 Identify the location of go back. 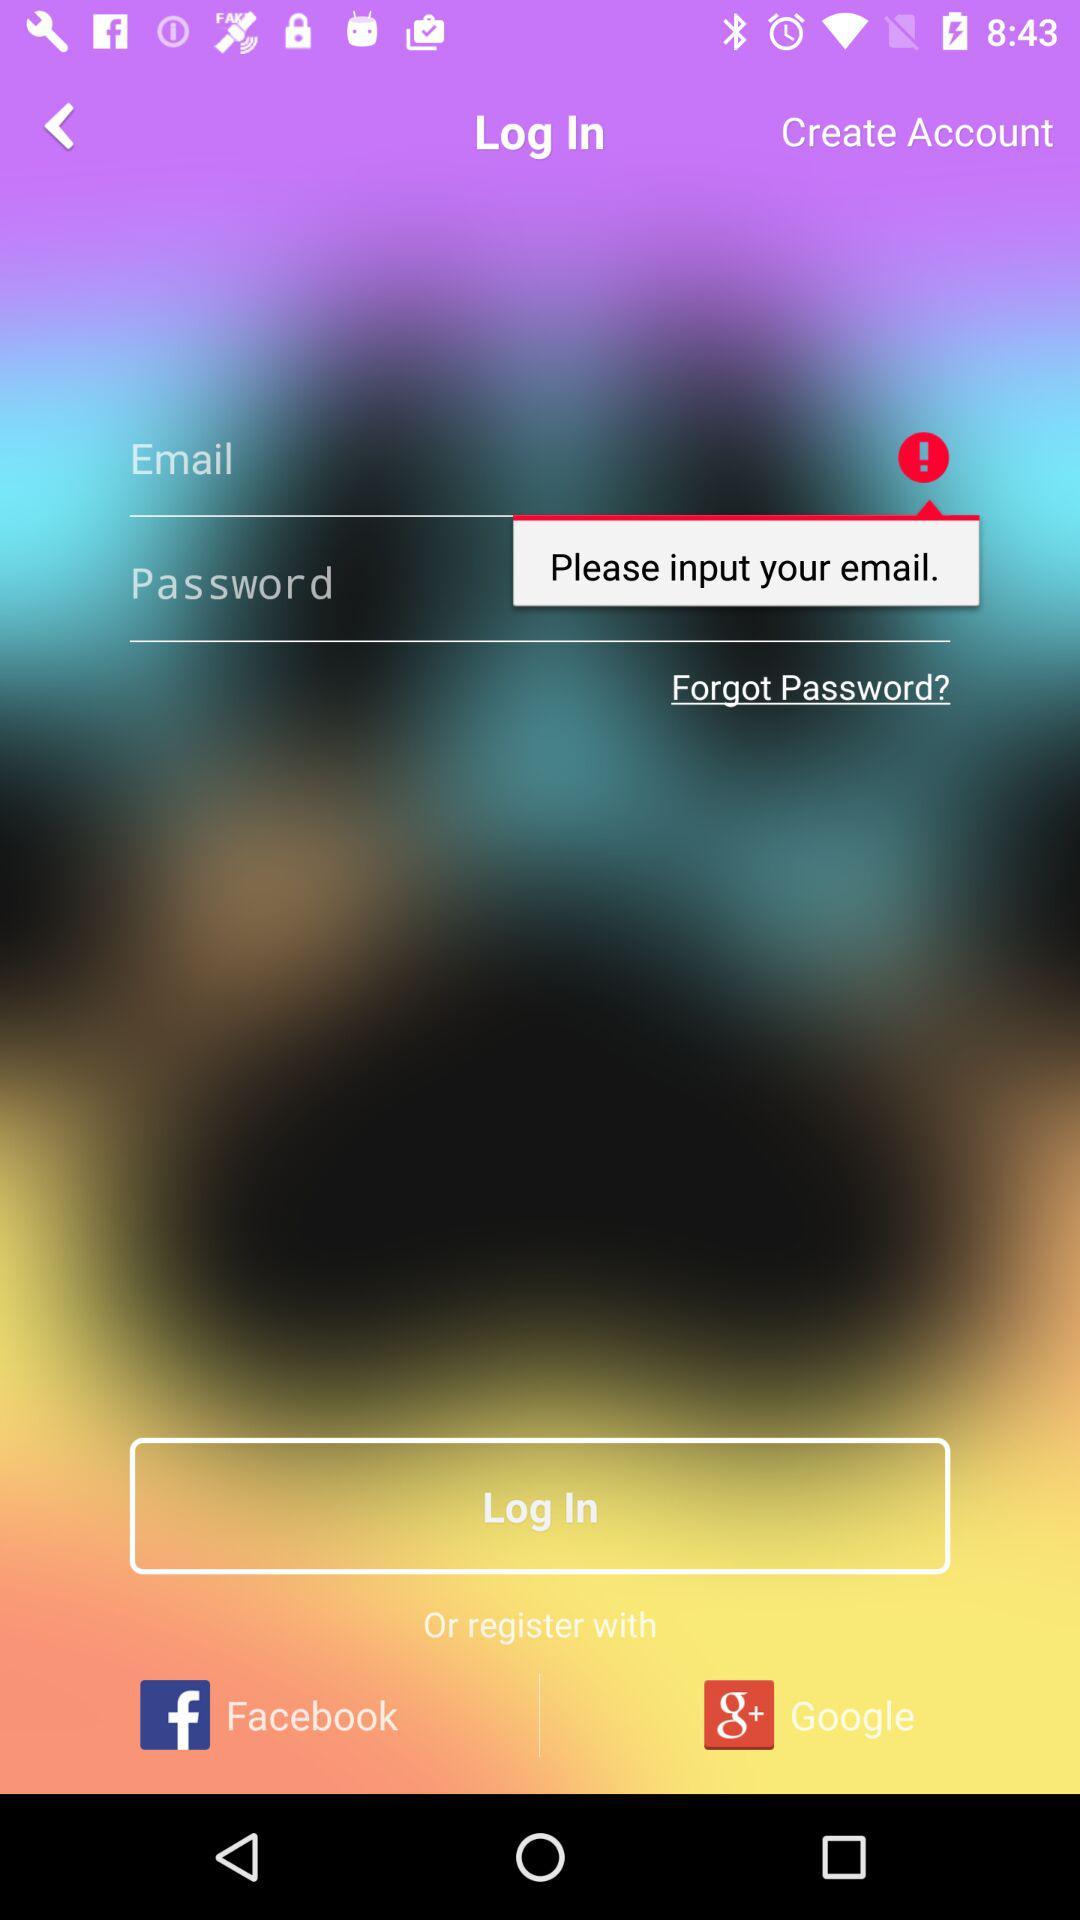
(61, 124).